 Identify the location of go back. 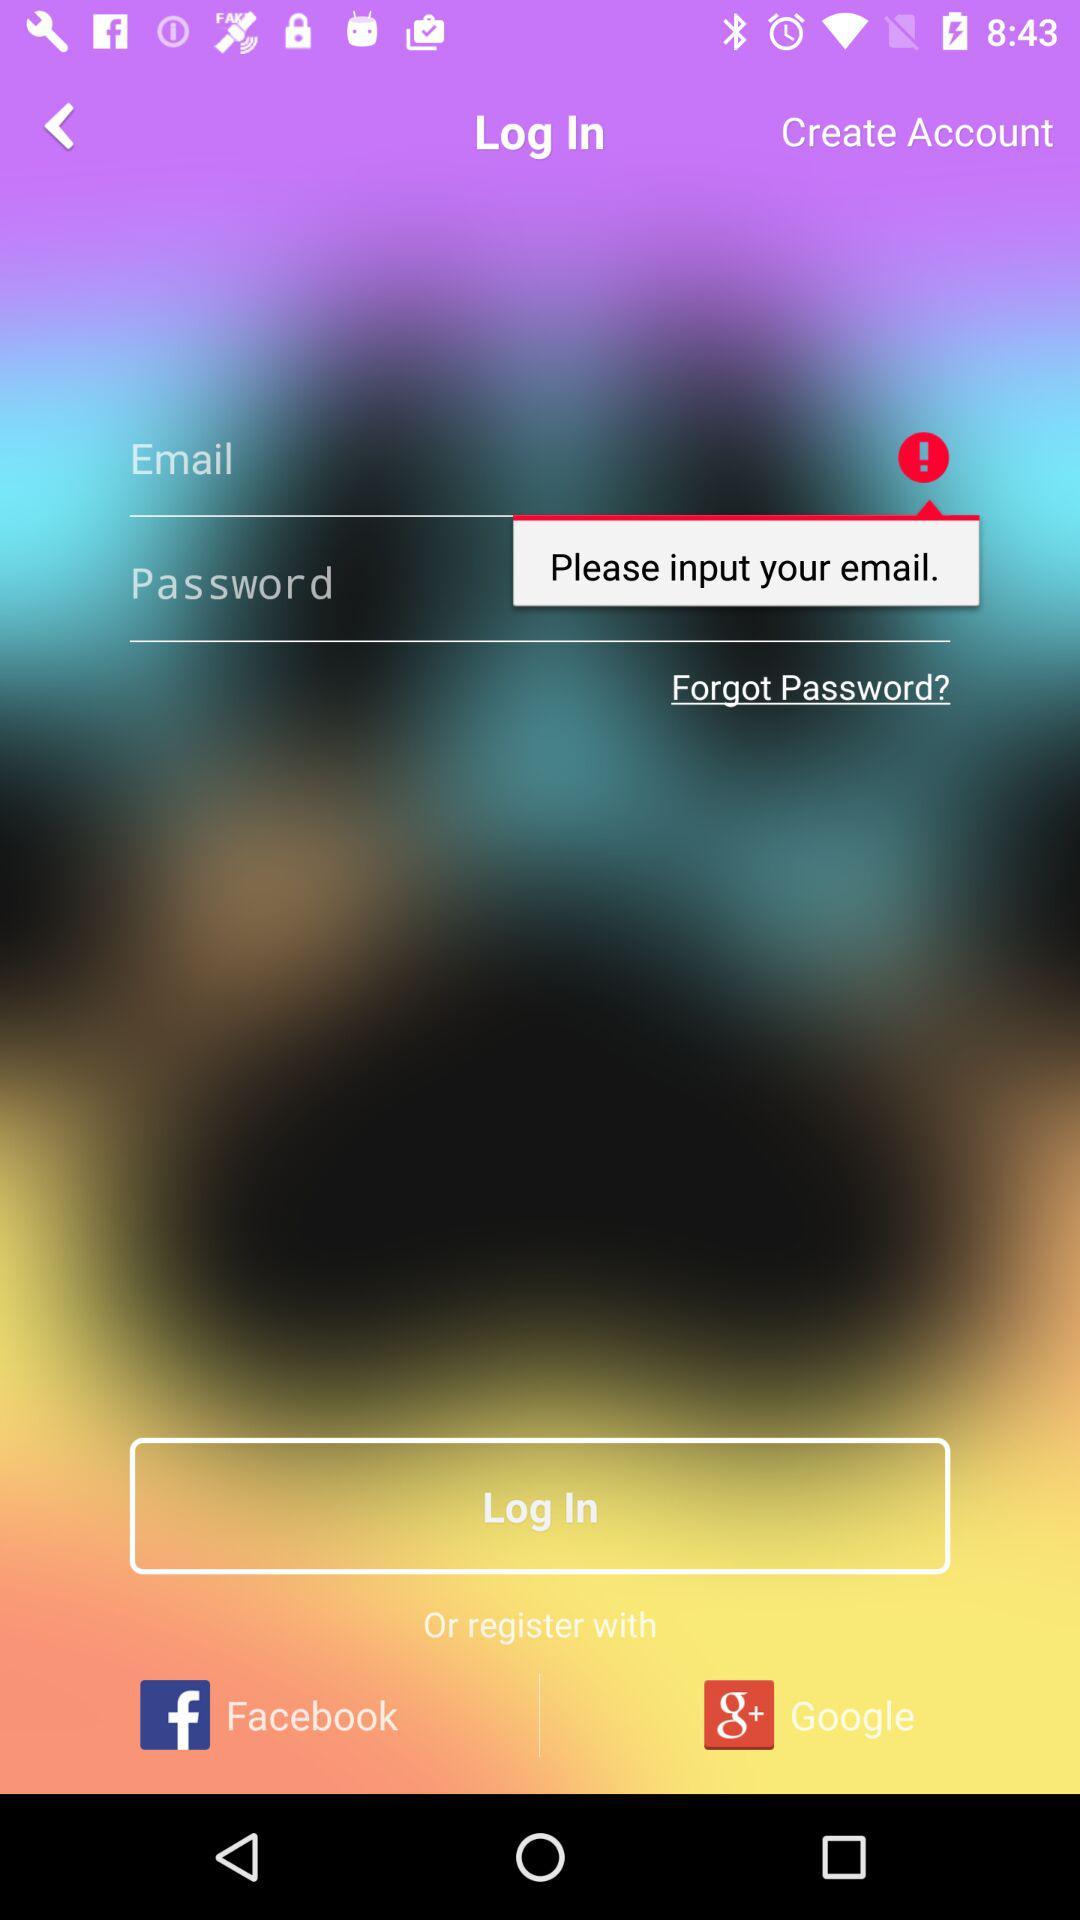
(61, 124).